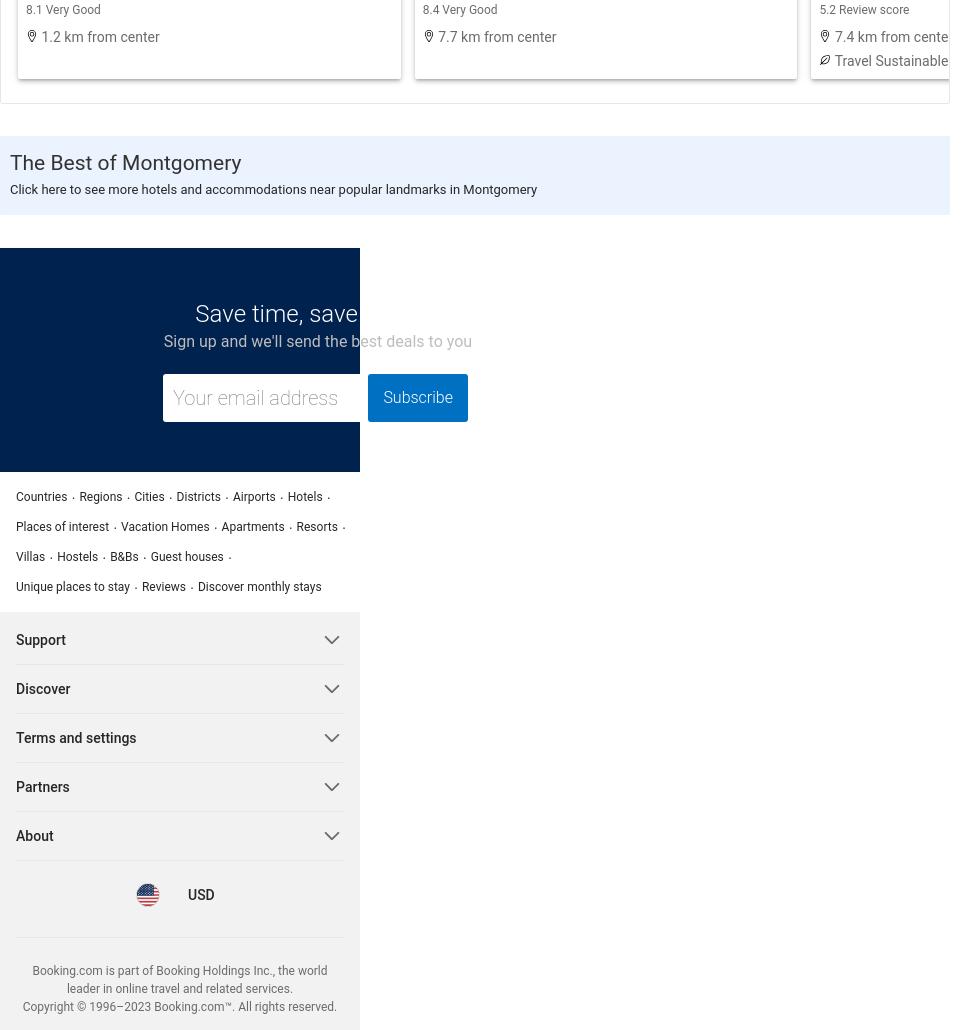 The width and height of the screenshot is (973, 1030). Describe the element at coordinates (30, 555) in the screenshot. I see `'Villas'` at that location.